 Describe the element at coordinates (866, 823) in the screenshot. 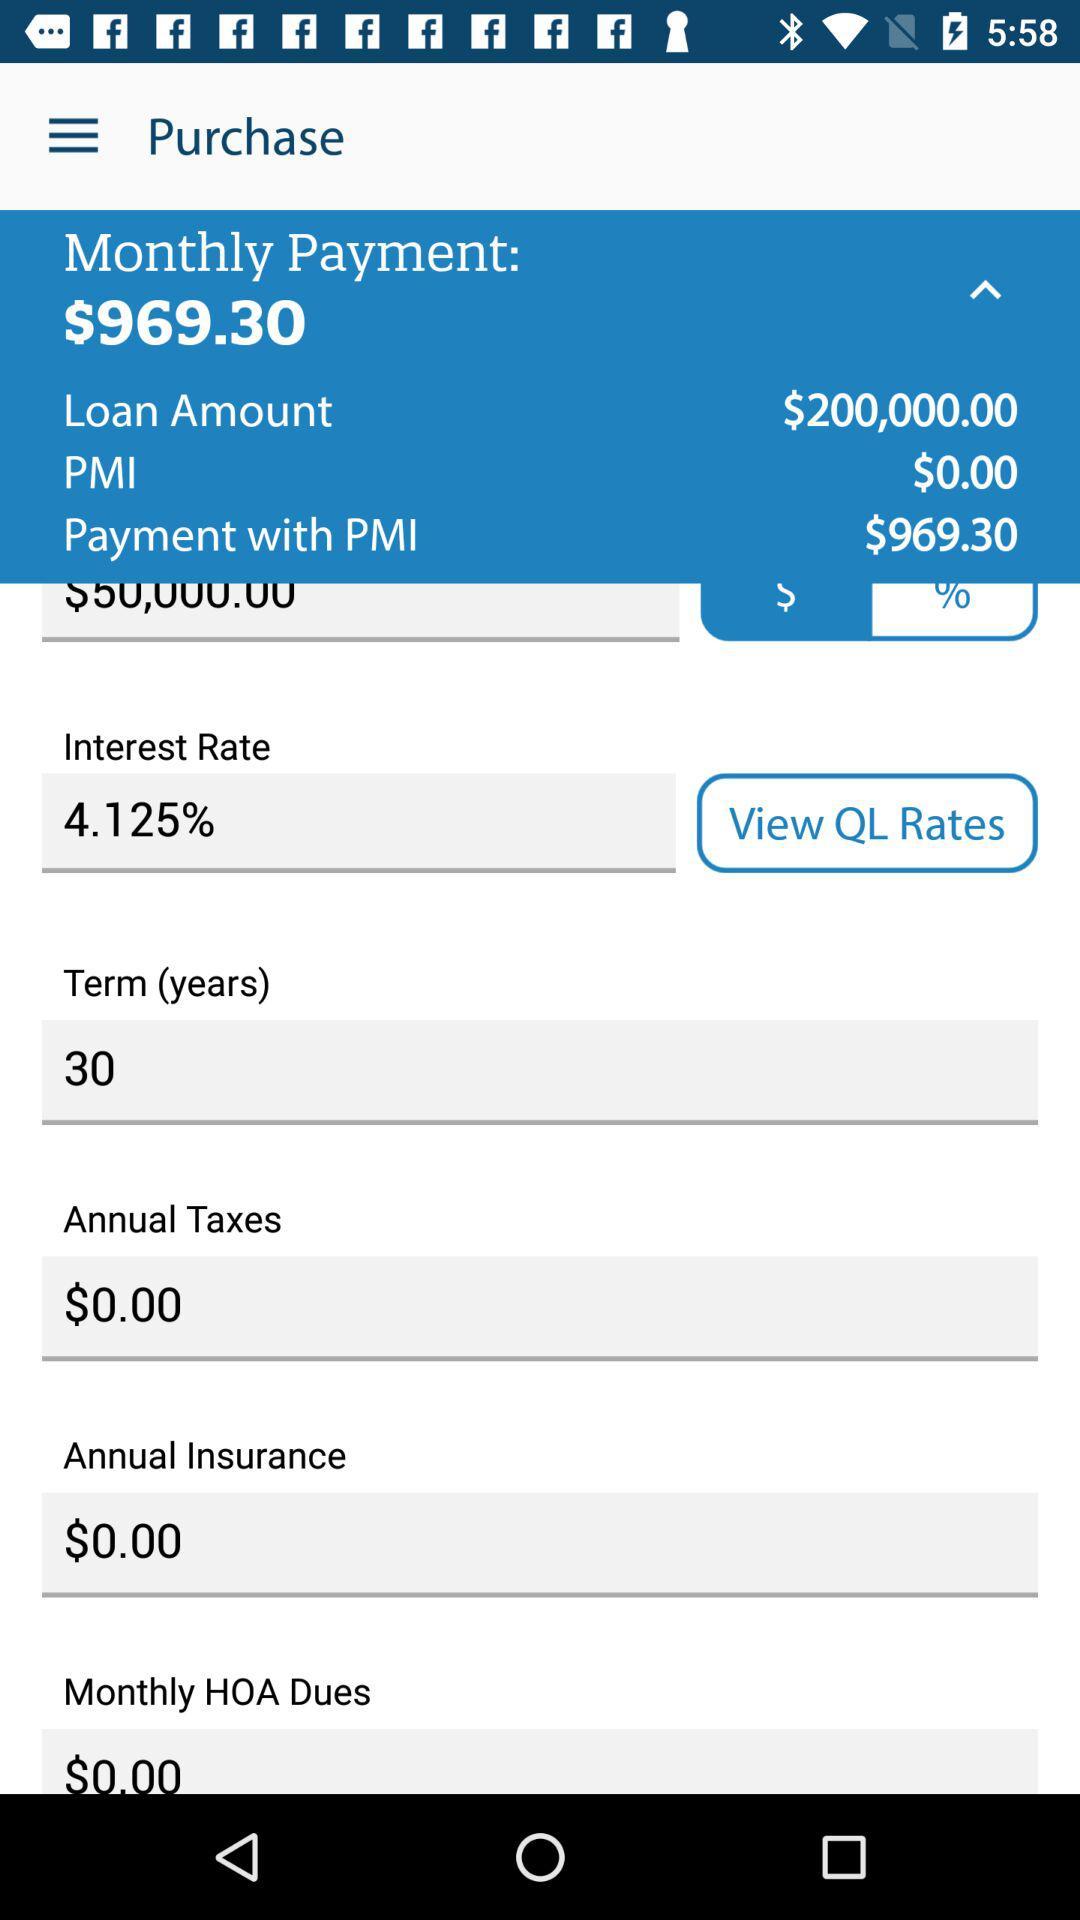

I see `item above term (years) icon` at that location.